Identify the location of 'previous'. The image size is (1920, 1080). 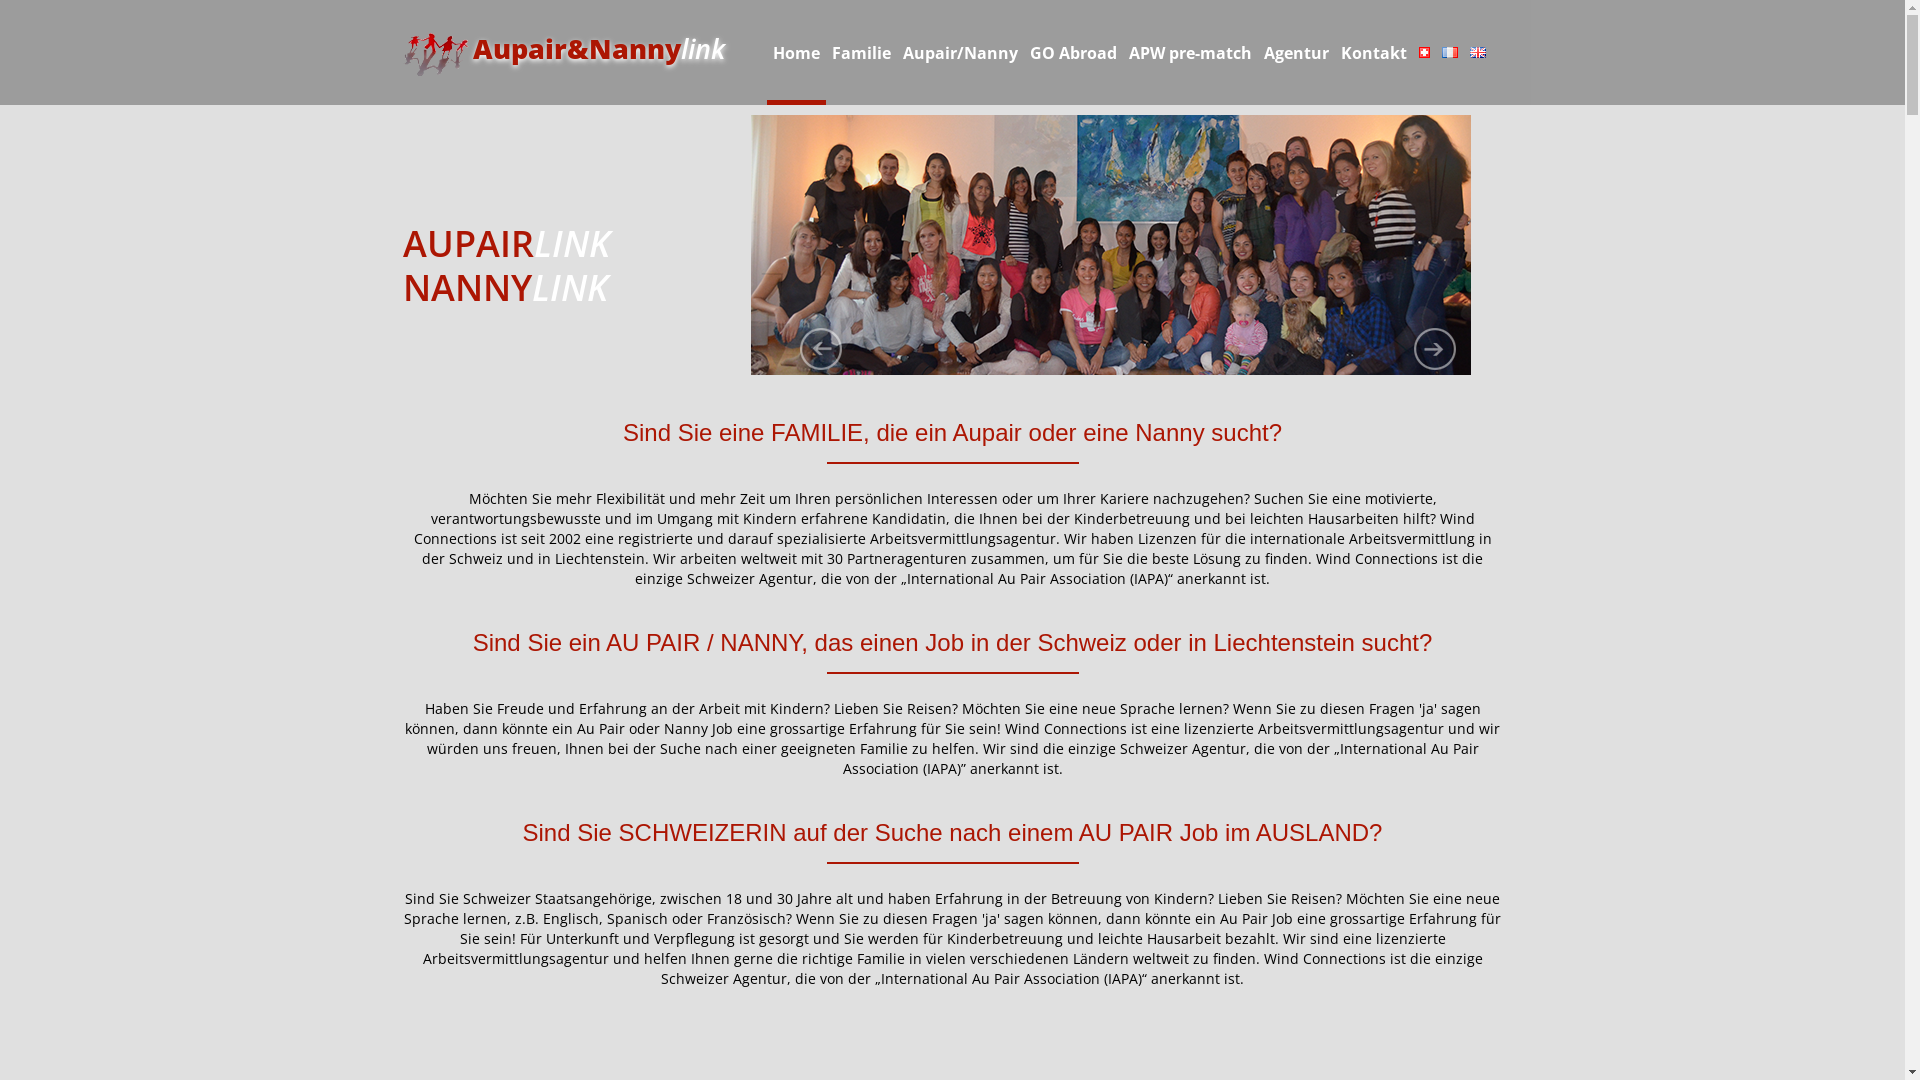
(820, 347).